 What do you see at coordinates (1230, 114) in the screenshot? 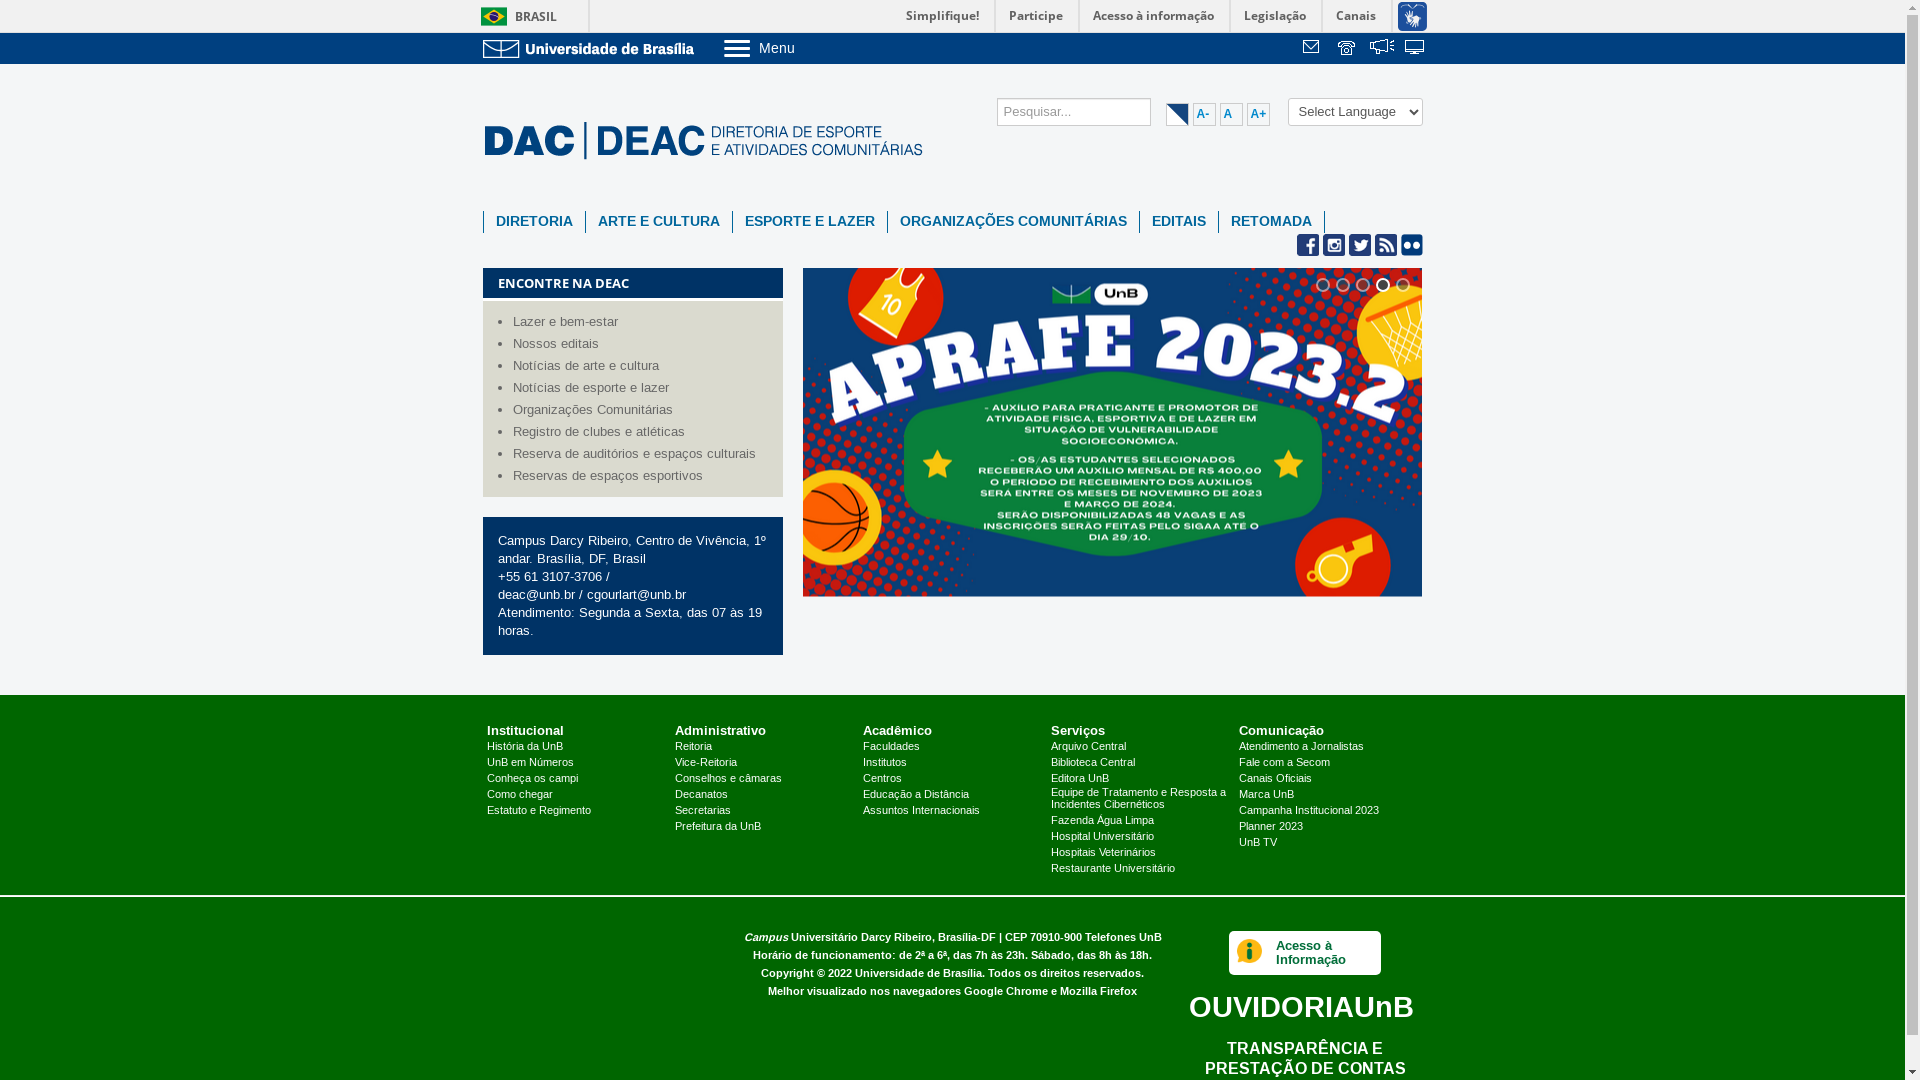
I see `'A'` at bounding box center [1230, 114].